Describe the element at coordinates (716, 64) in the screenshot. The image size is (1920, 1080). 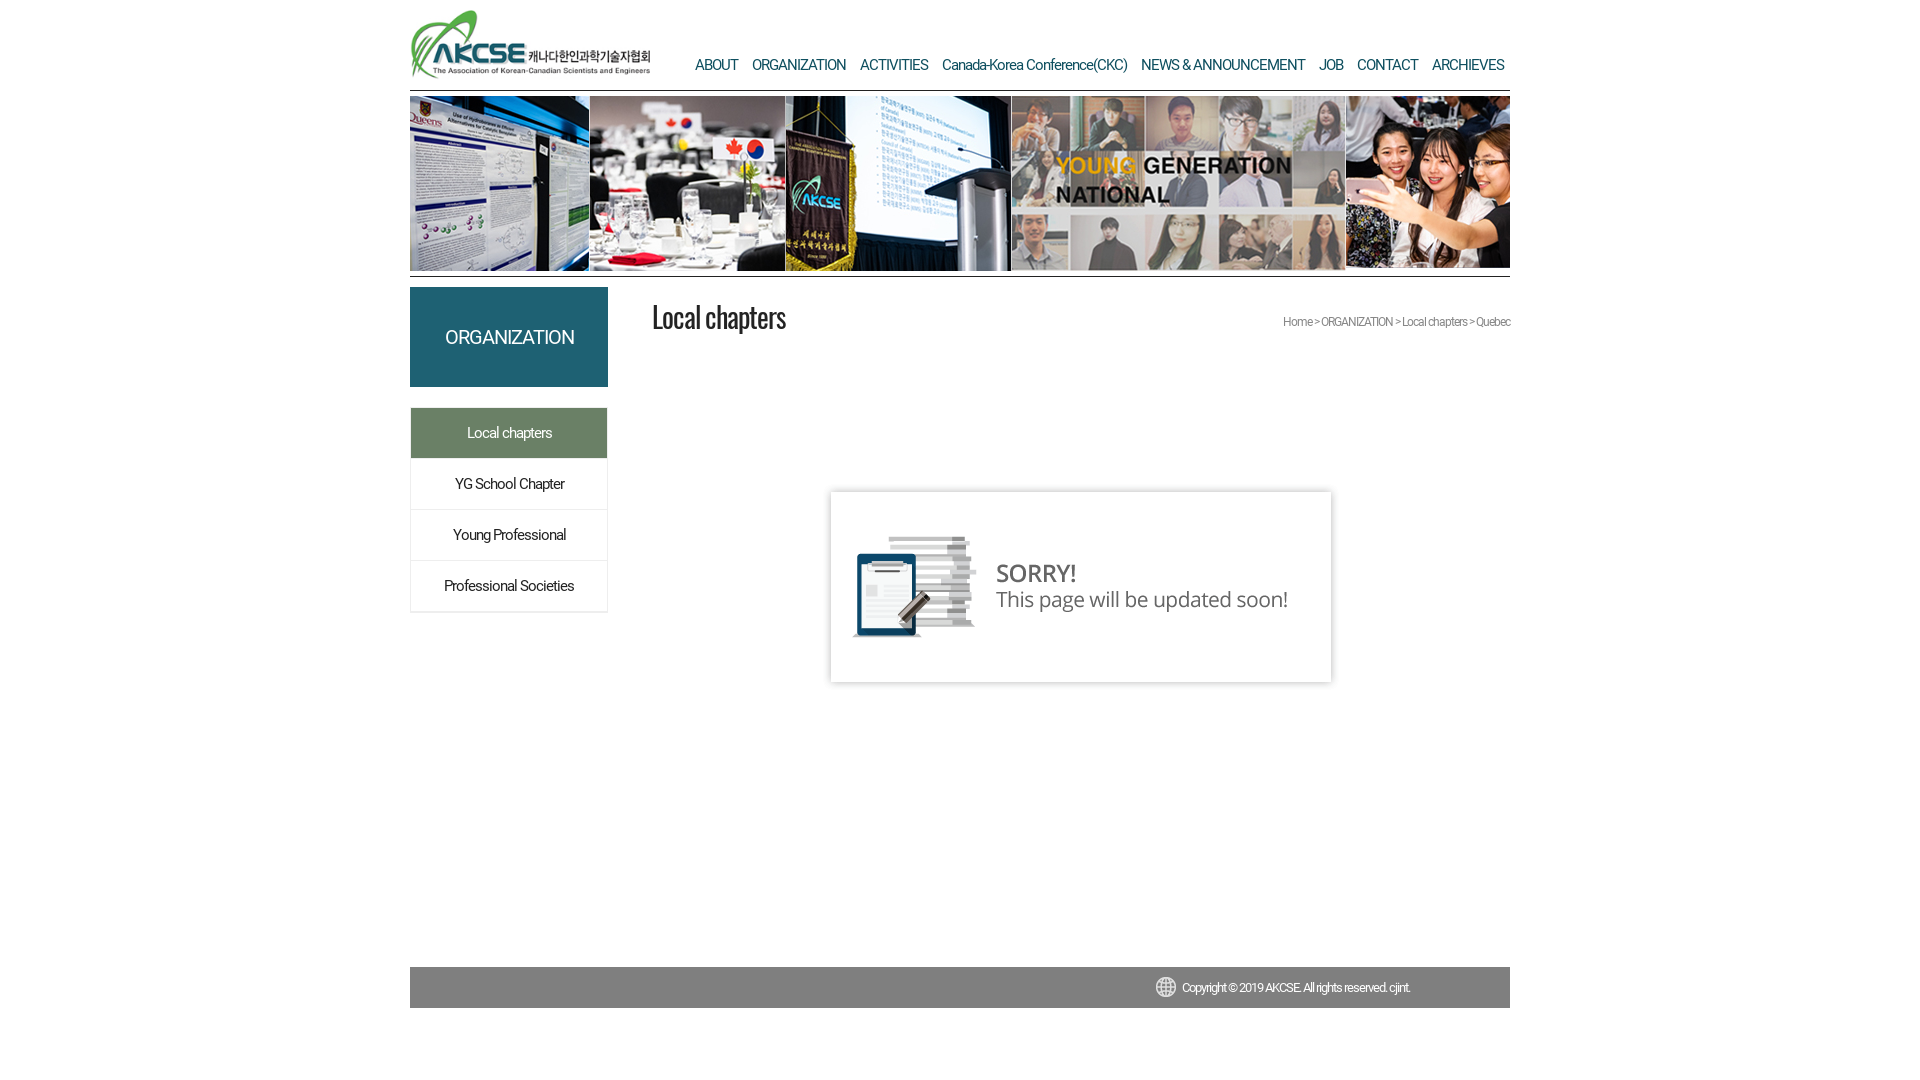
I see `'ABOUT'` at that location.